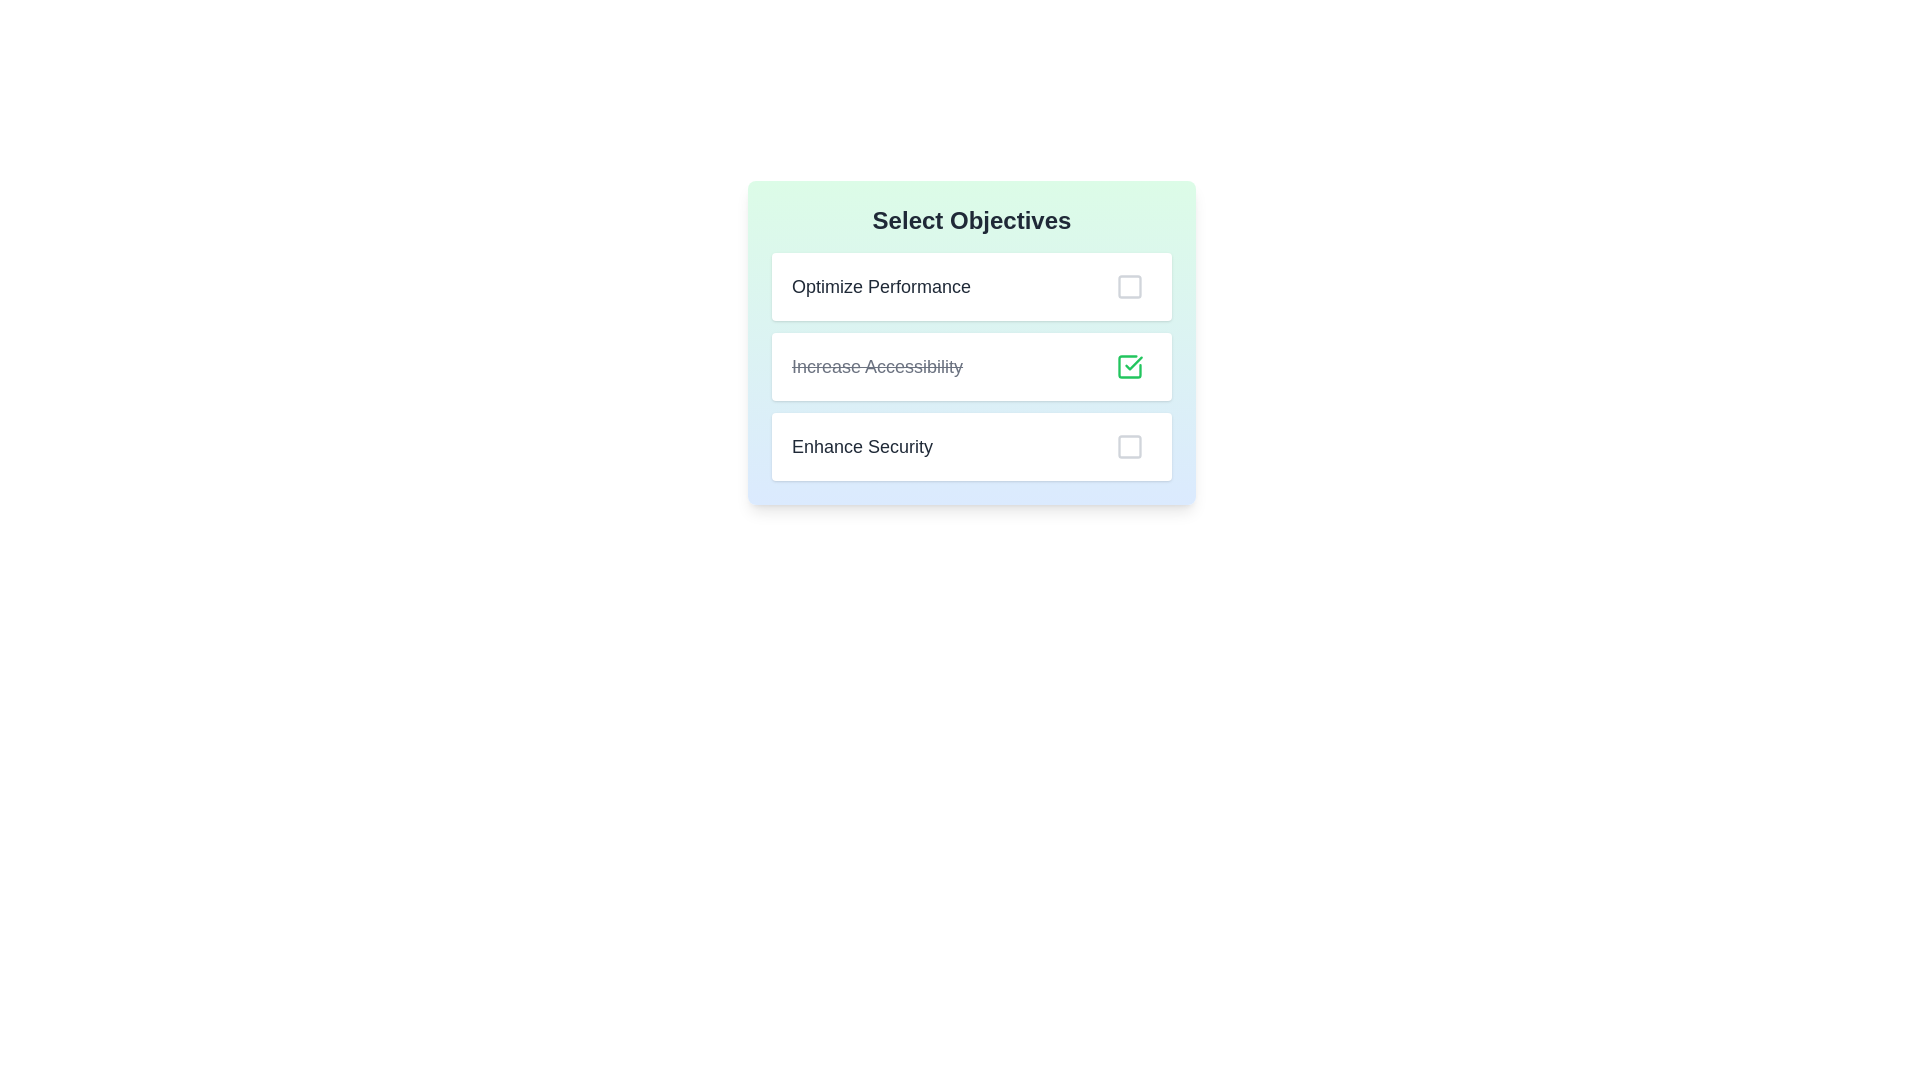 This screenshot has height=1080, width=1920. Describe the element at coordinates (862, 446) in the screenshot. I see `the informational text label located in the third row of the 'Select Objectives' list, which describes the associated checkbox` at that location.